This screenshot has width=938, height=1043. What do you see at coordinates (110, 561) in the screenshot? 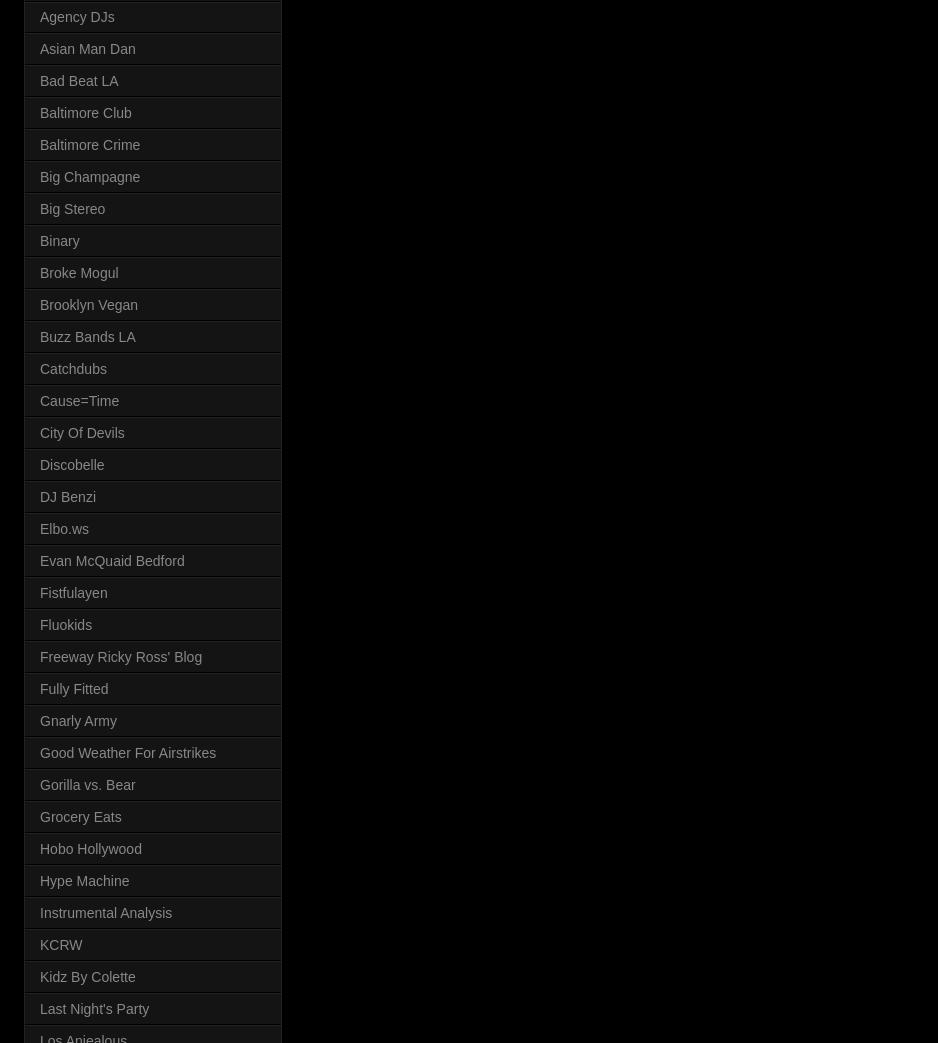
I see `'Evan McQuaid Bedford'` at bounding box center [110, 561].